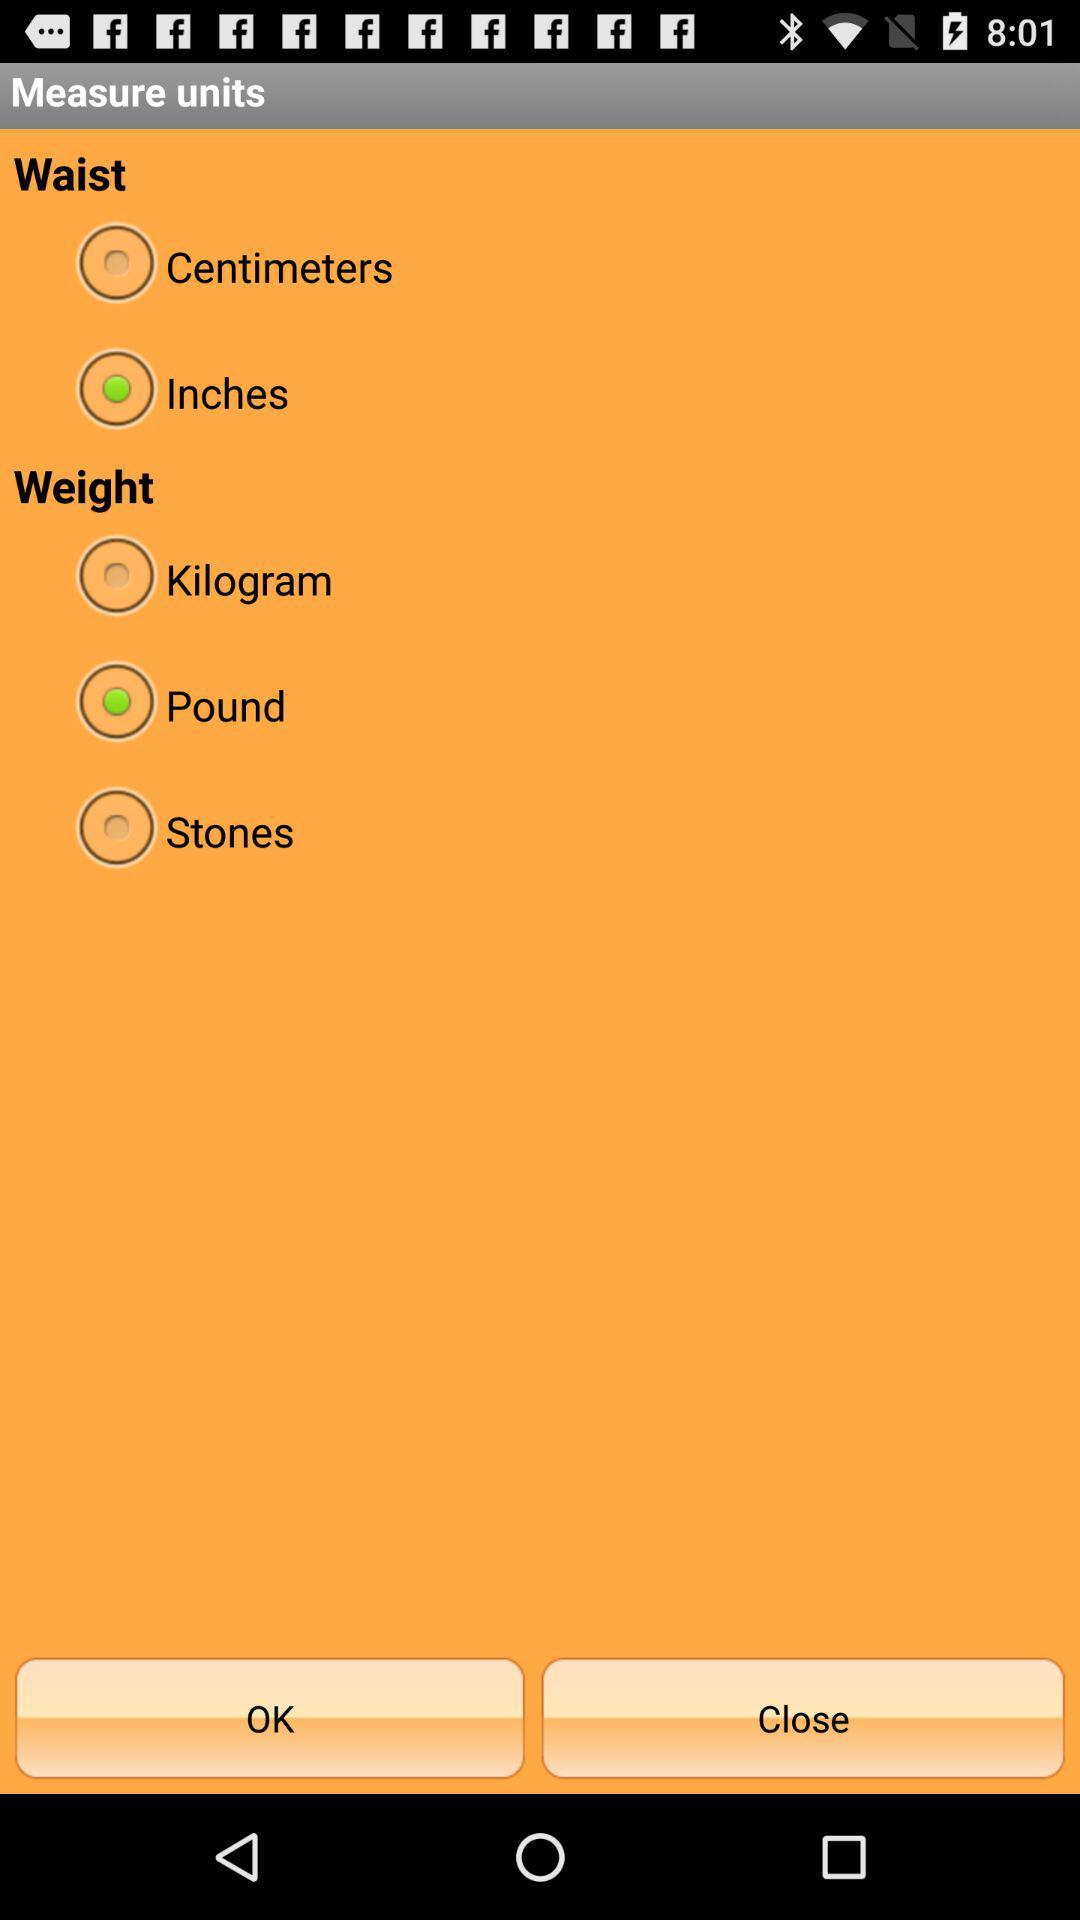 This screenshot has height=1920, width=1080. What do you see at coordinates (540, 392) in the screenshot?
I see `app above weight` at bounding box center [540, 392].